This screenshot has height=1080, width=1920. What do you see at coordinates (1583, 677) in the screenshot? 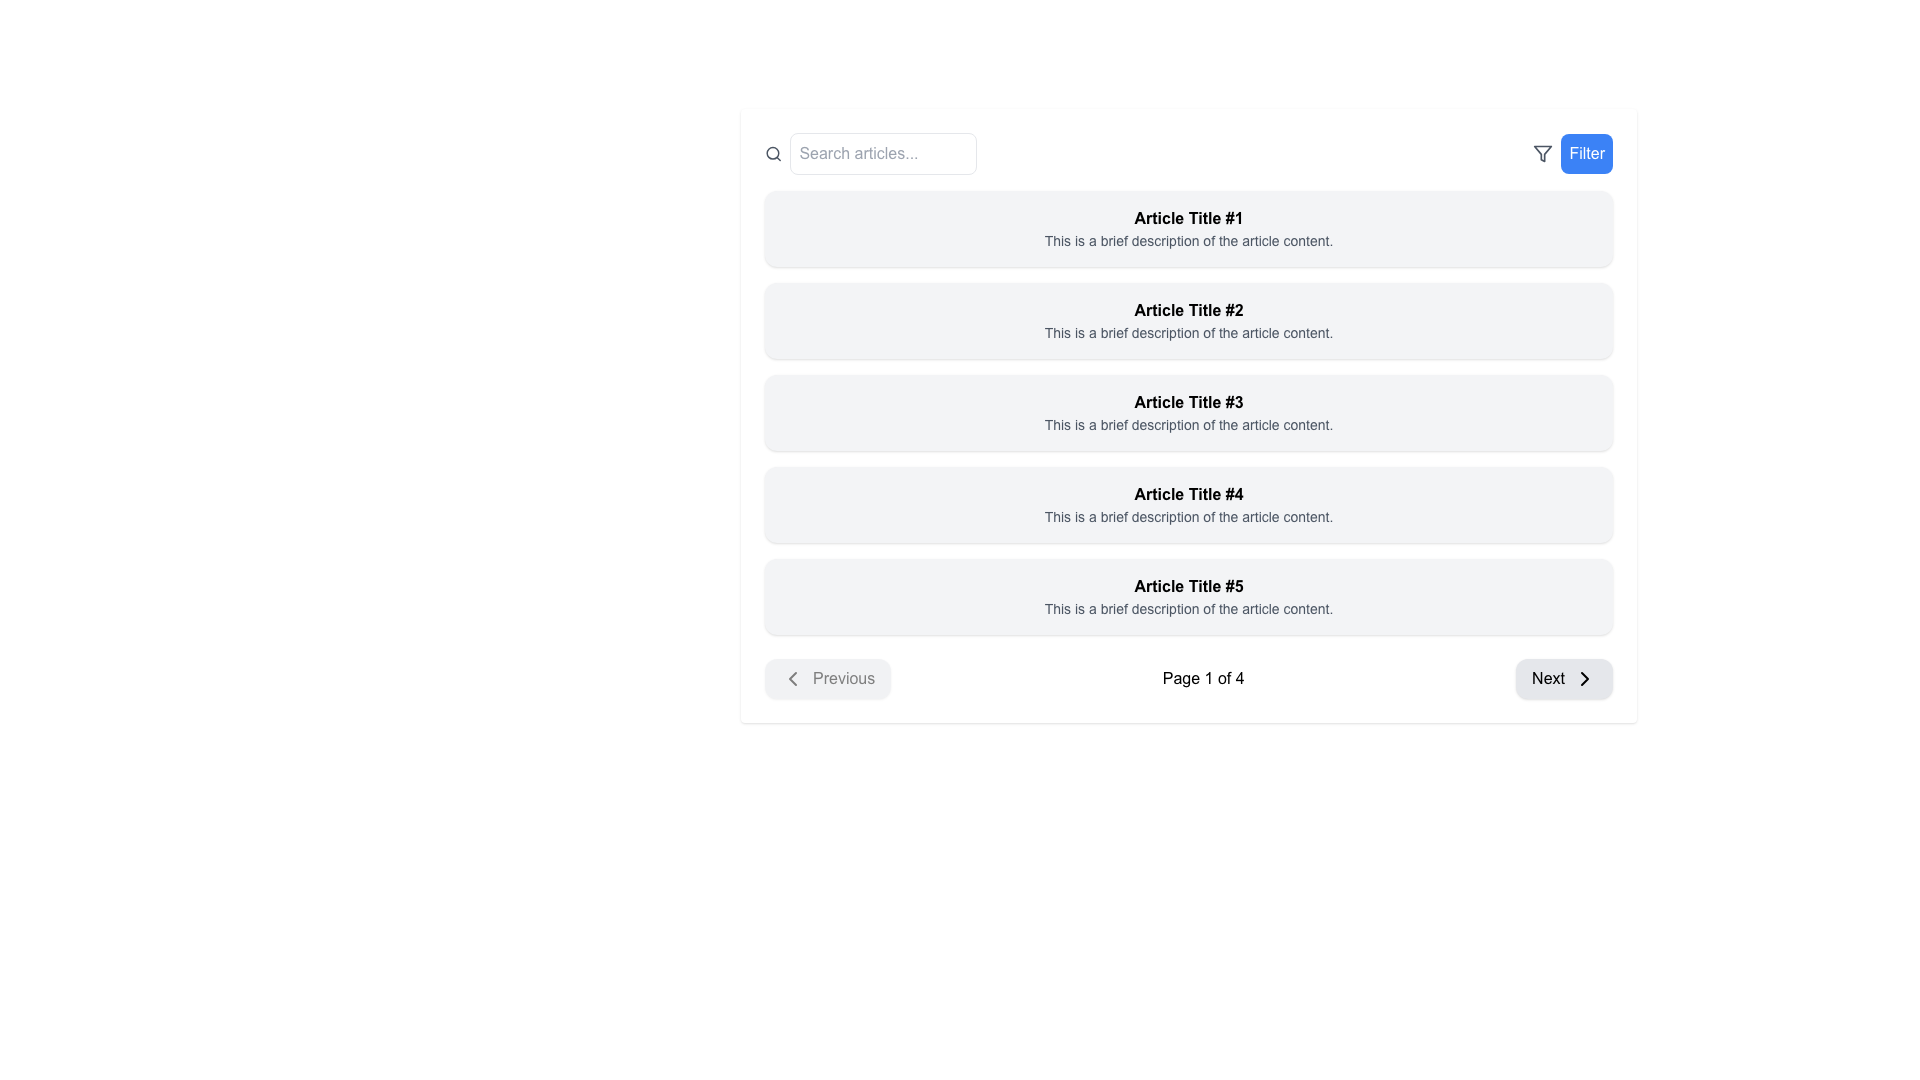
I see `the right-pointing chevron icon, which is part of the 'Next' button located in the bottom-right corner of the application interface` at bounding box center [1583, 677].